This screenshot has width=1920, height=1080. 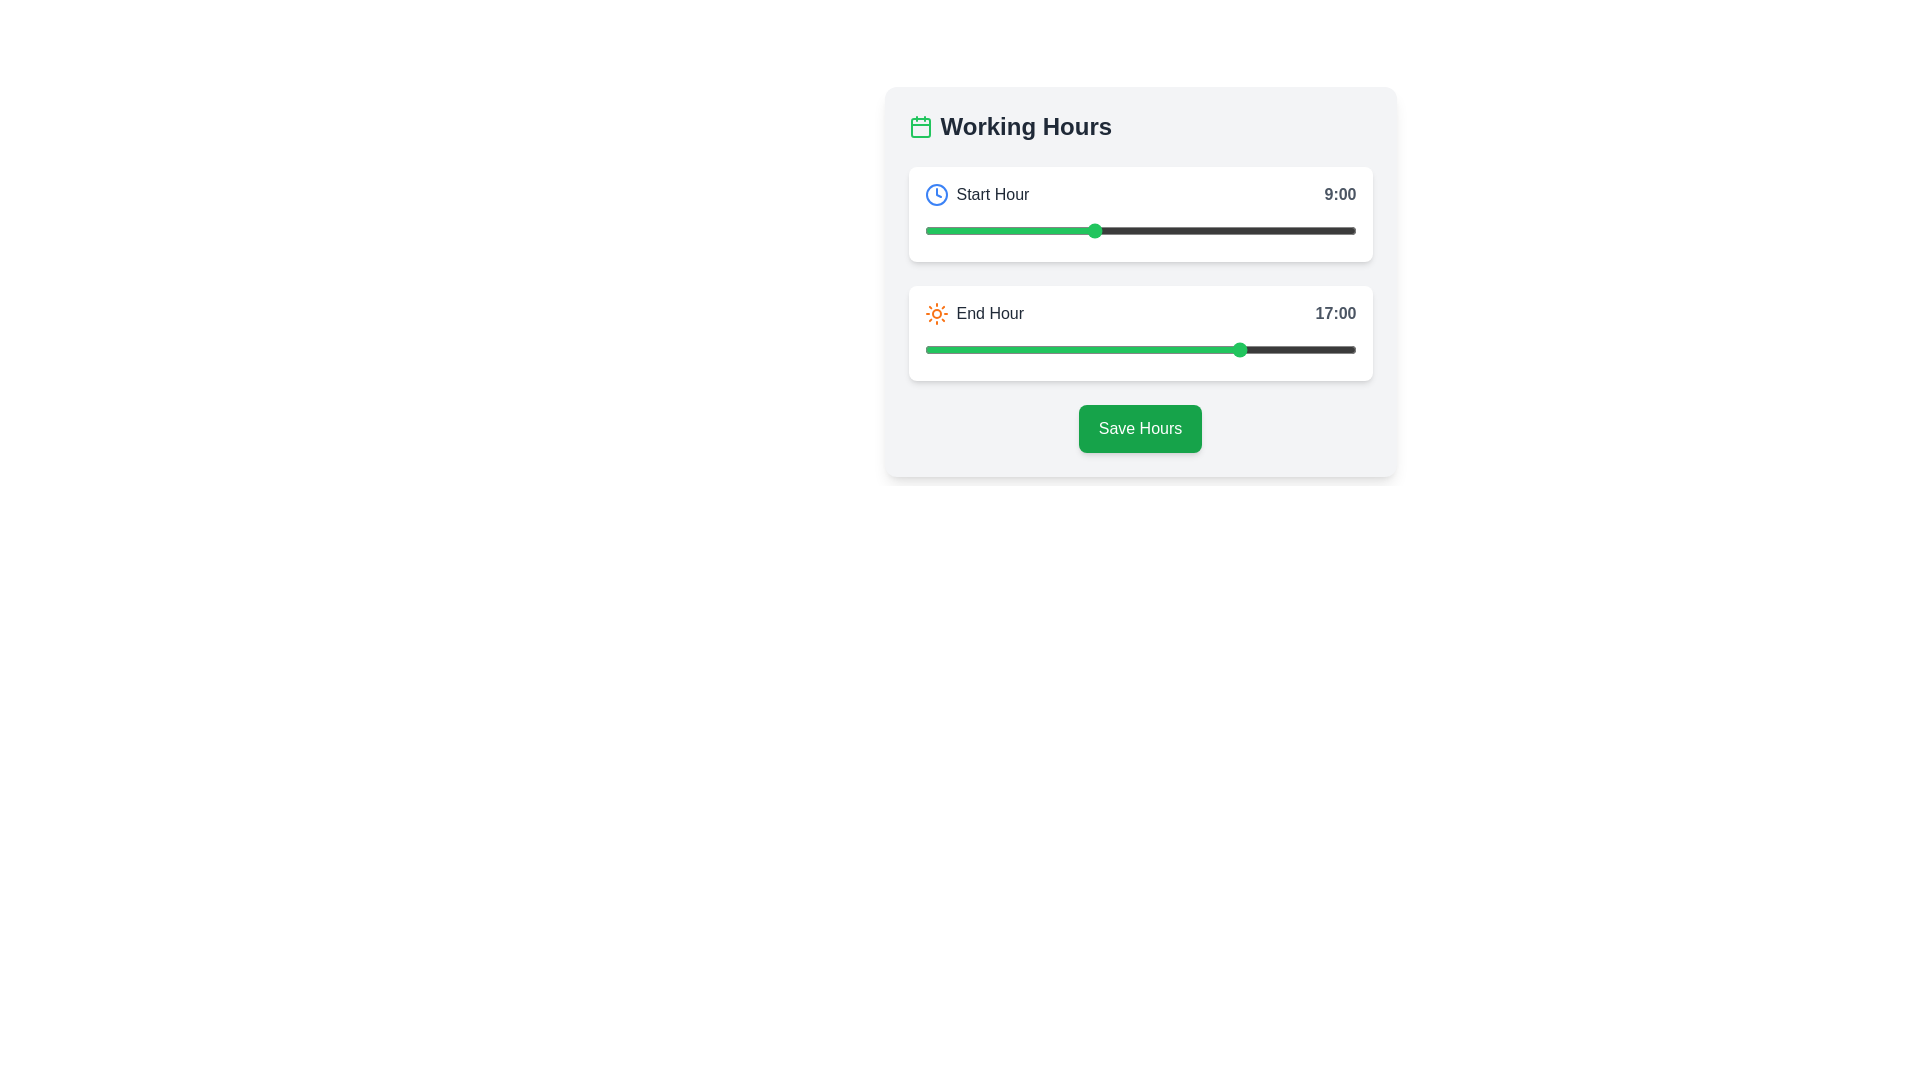 I want to click on the end hour, so click(x=1242, y=349).